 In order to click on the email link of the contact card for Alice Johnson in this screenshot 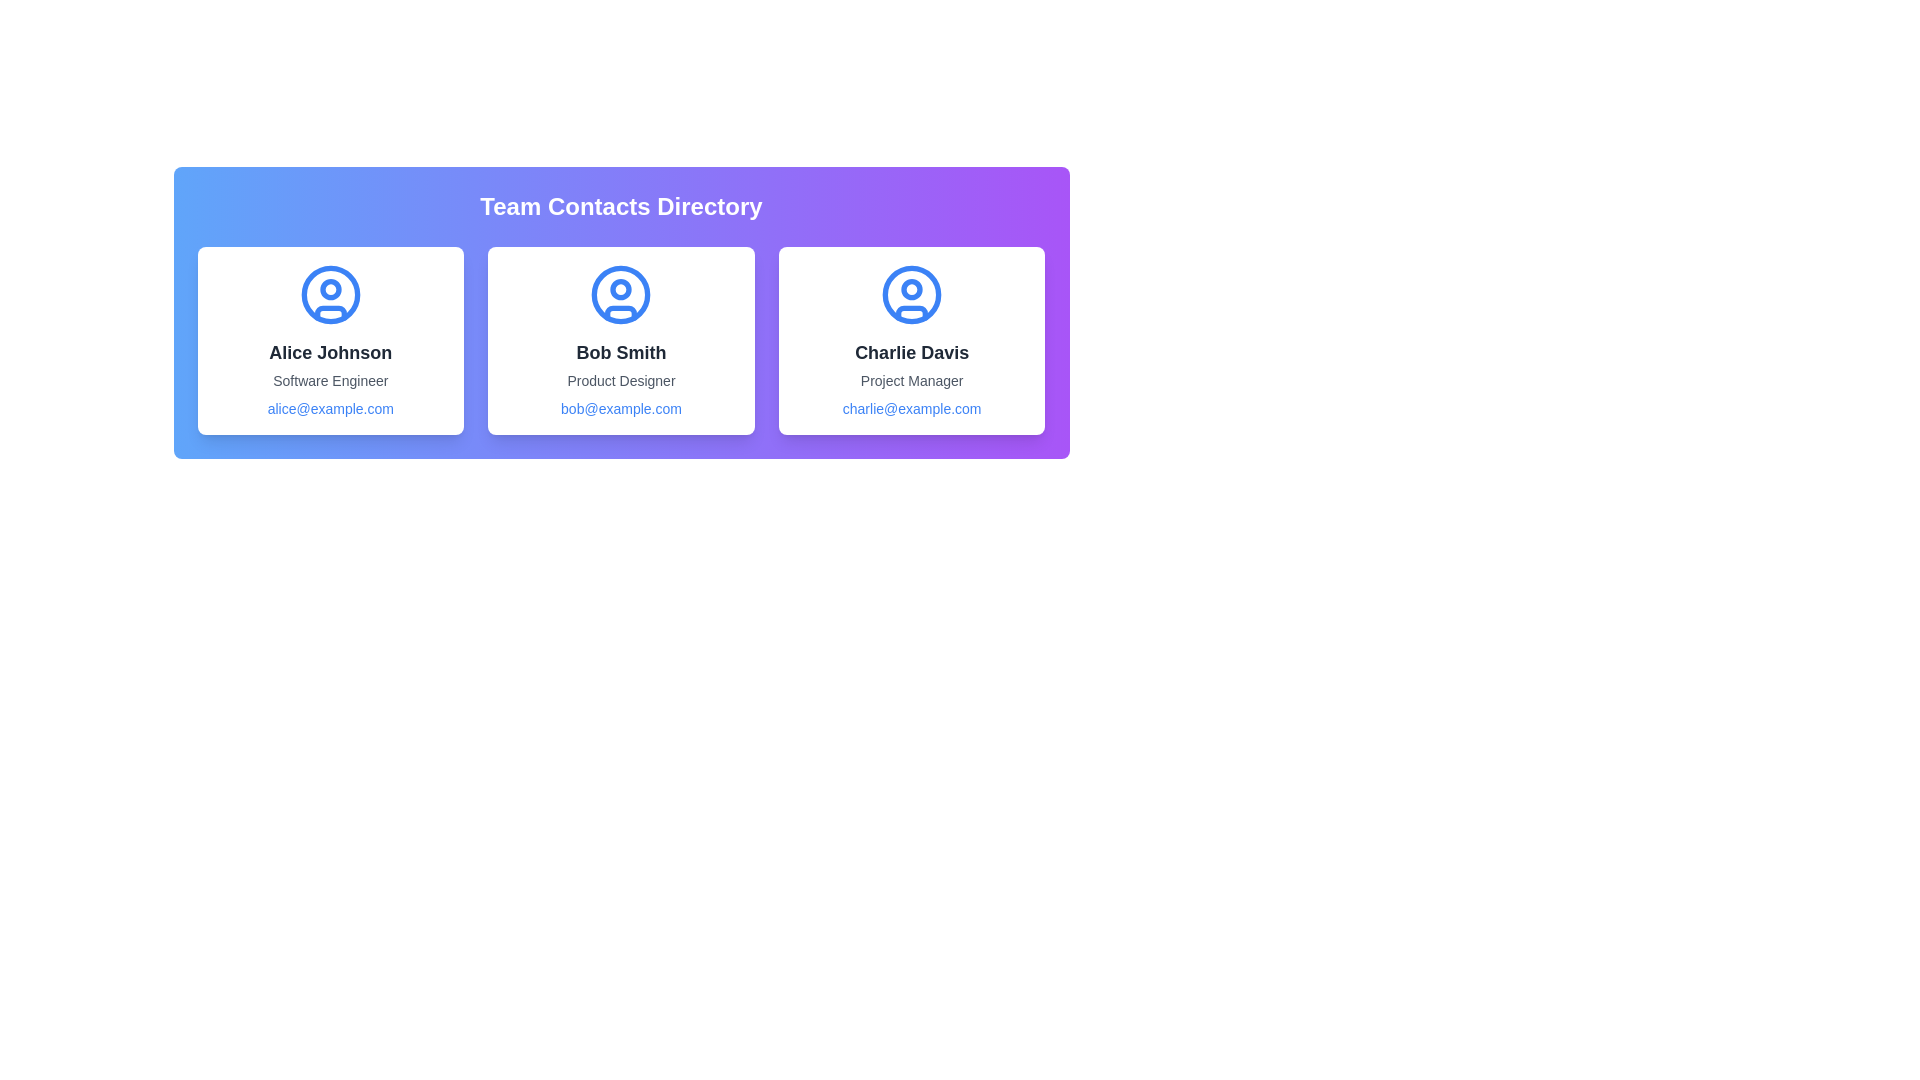, I will do `click(330, 407)`.